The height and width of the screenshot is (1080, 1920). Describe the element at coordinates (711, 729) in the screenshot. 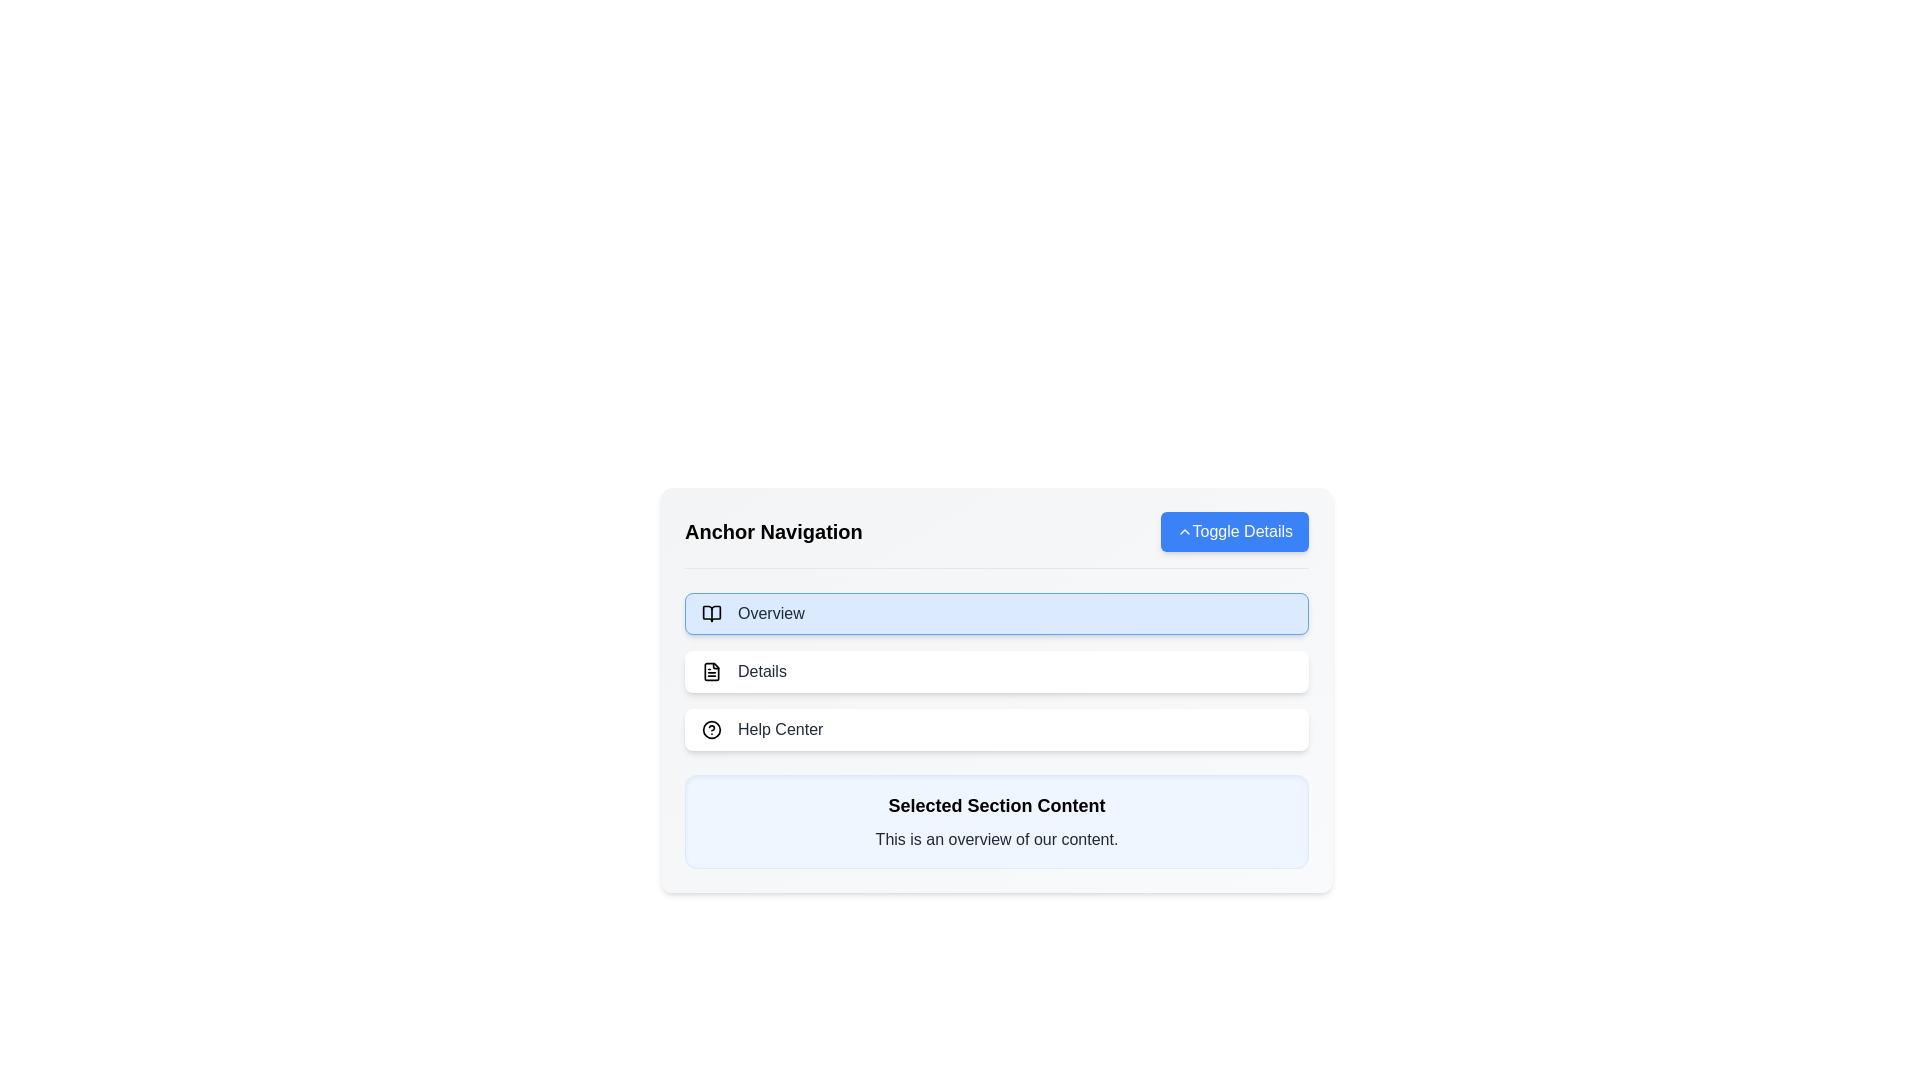

I see `the help icon located immediately to the left of the 'Help Center' text label` at that location.